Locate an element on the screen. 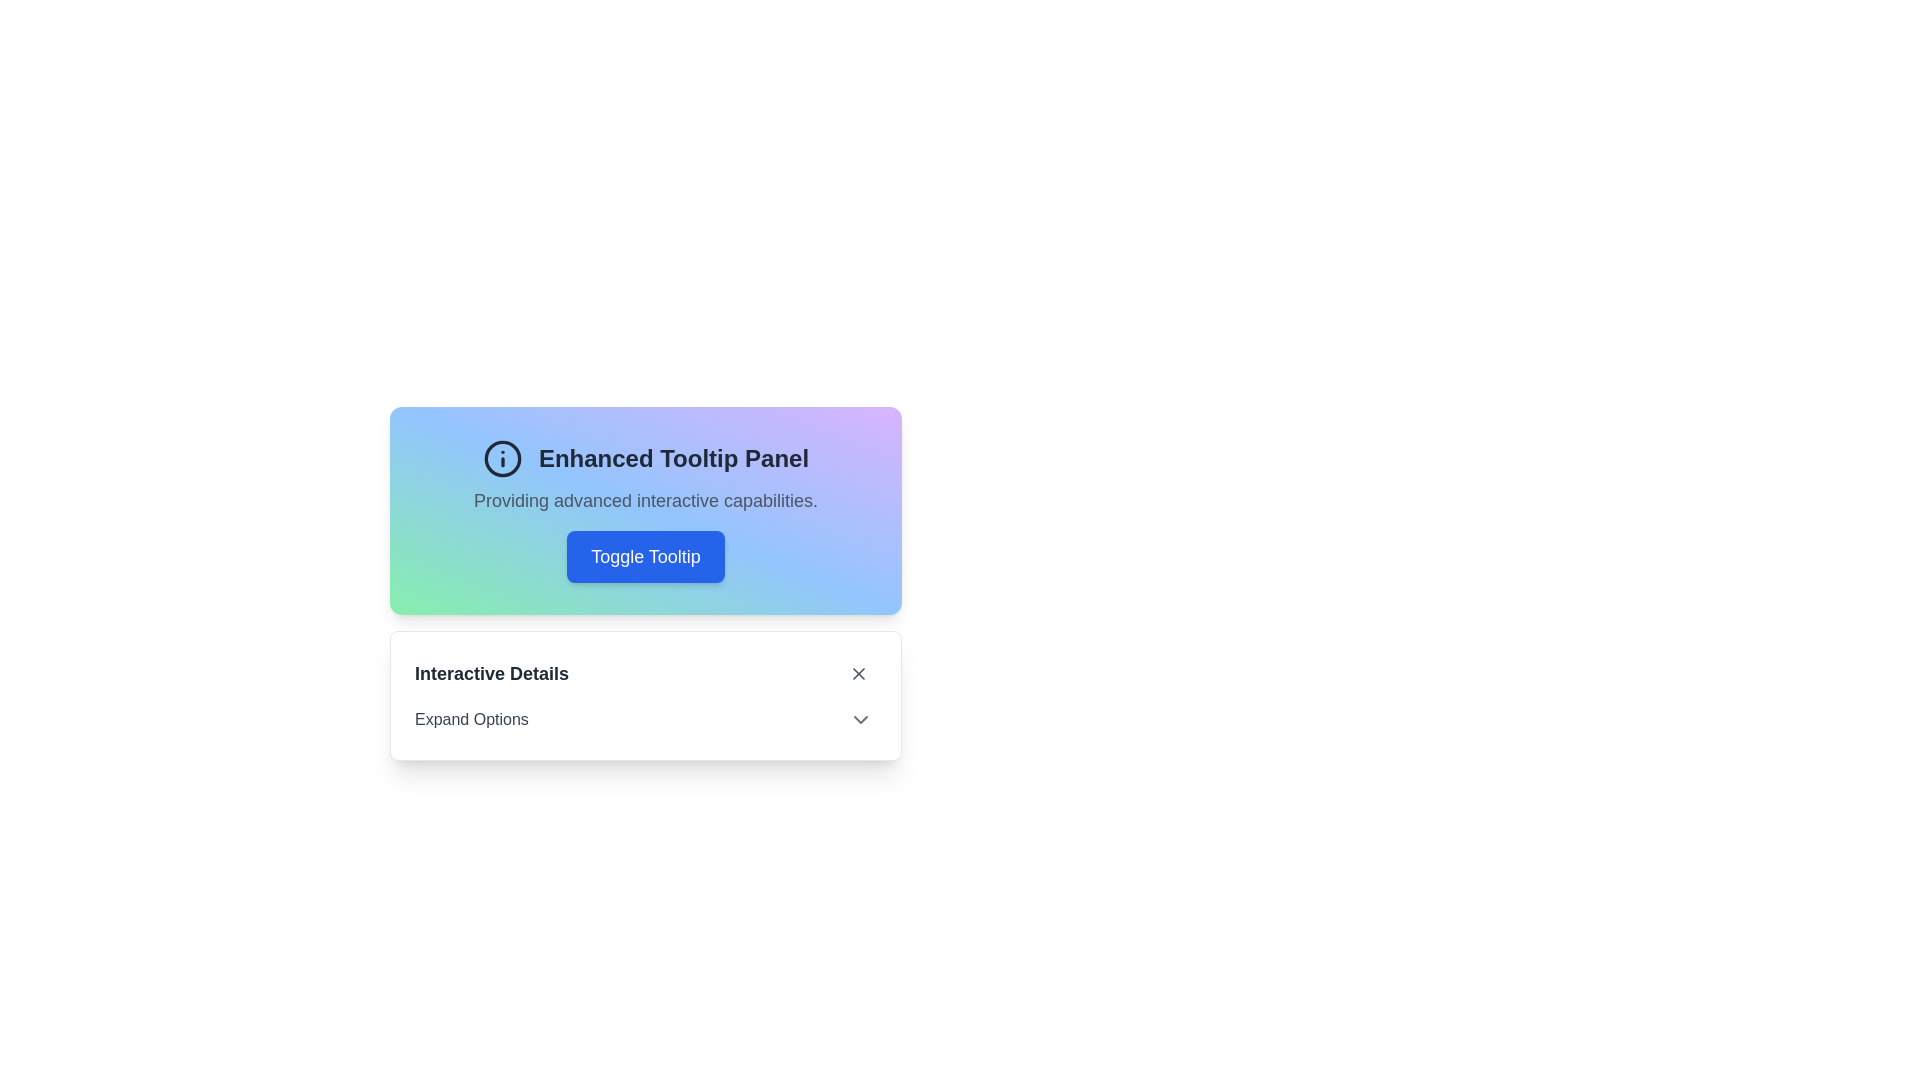  the Dropdown Trigger Icon located to the right of the 'Expand Options' text is located at coordinates (860, 720).